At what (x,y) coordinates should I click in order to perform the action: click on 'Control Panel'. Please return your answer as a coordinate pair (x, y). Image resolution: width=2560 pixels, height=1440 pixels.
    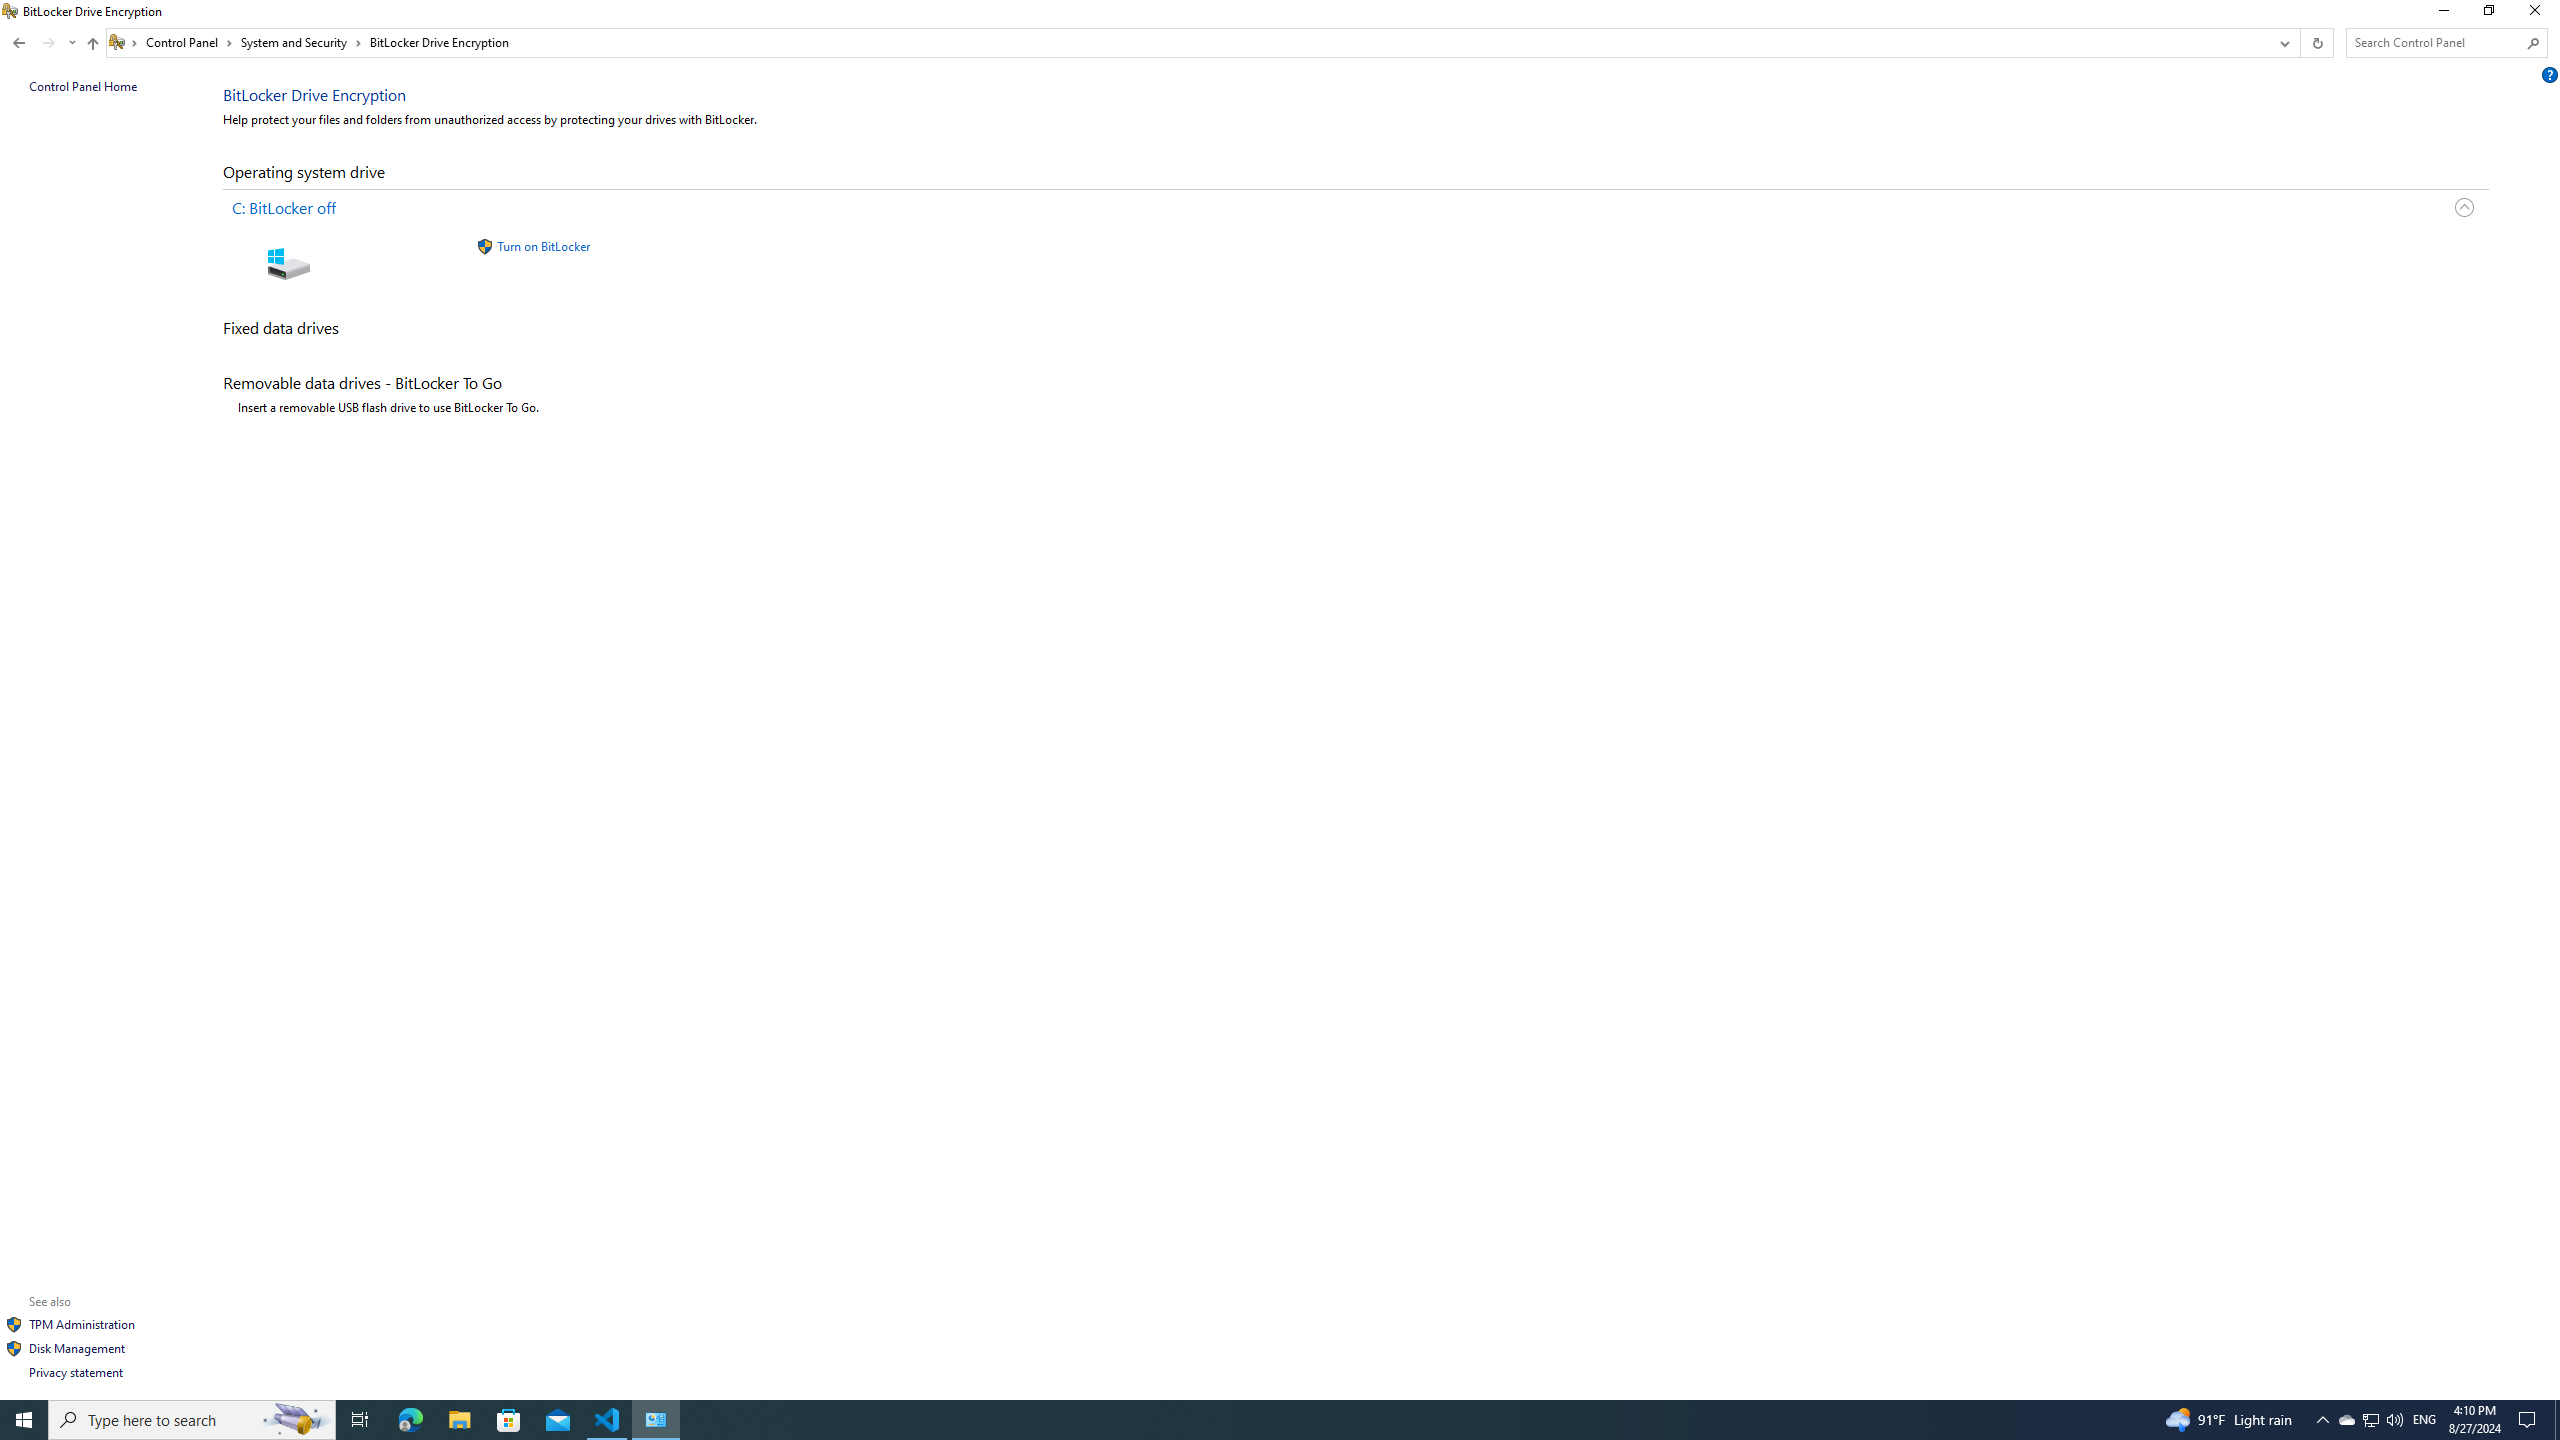
    Looking at the image, I should click on (188, 42).